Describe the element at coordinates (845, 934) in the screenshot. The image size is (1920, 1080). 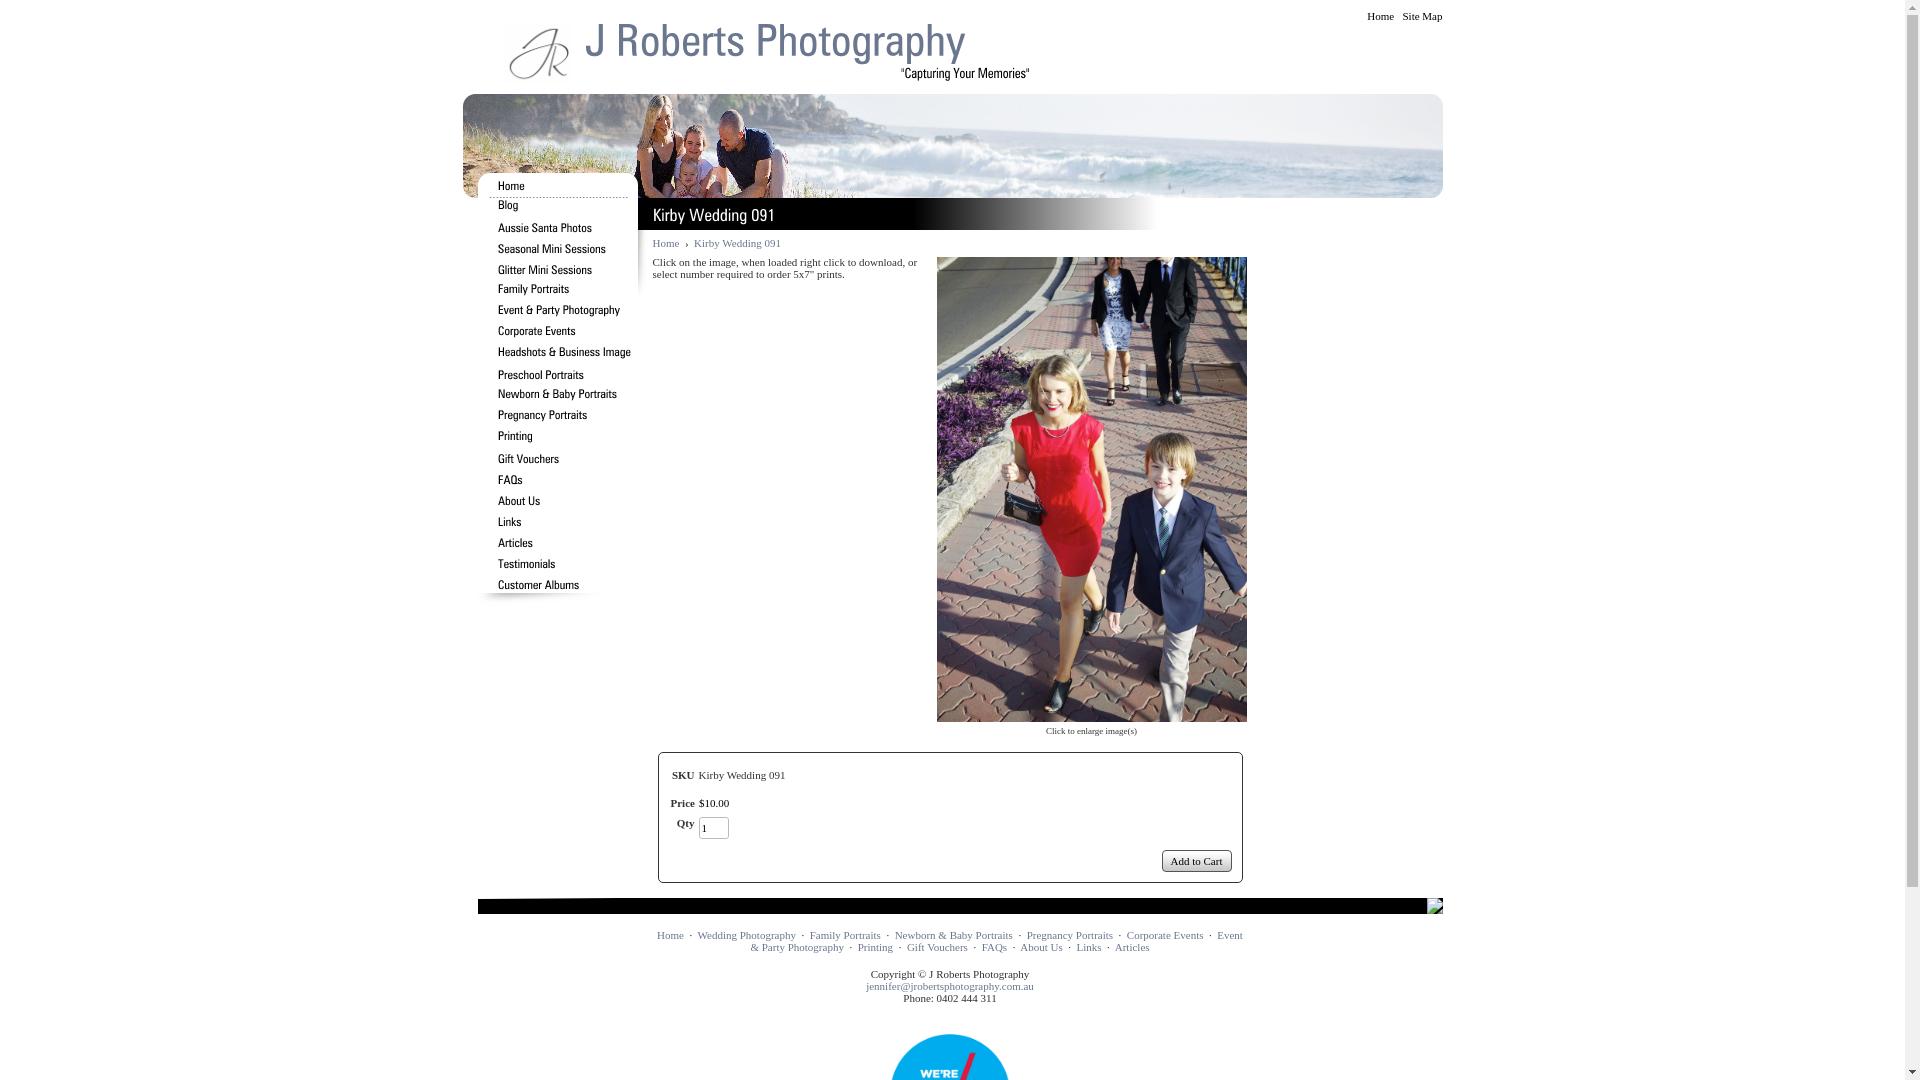
I see `'Family Portraits'` at that location.